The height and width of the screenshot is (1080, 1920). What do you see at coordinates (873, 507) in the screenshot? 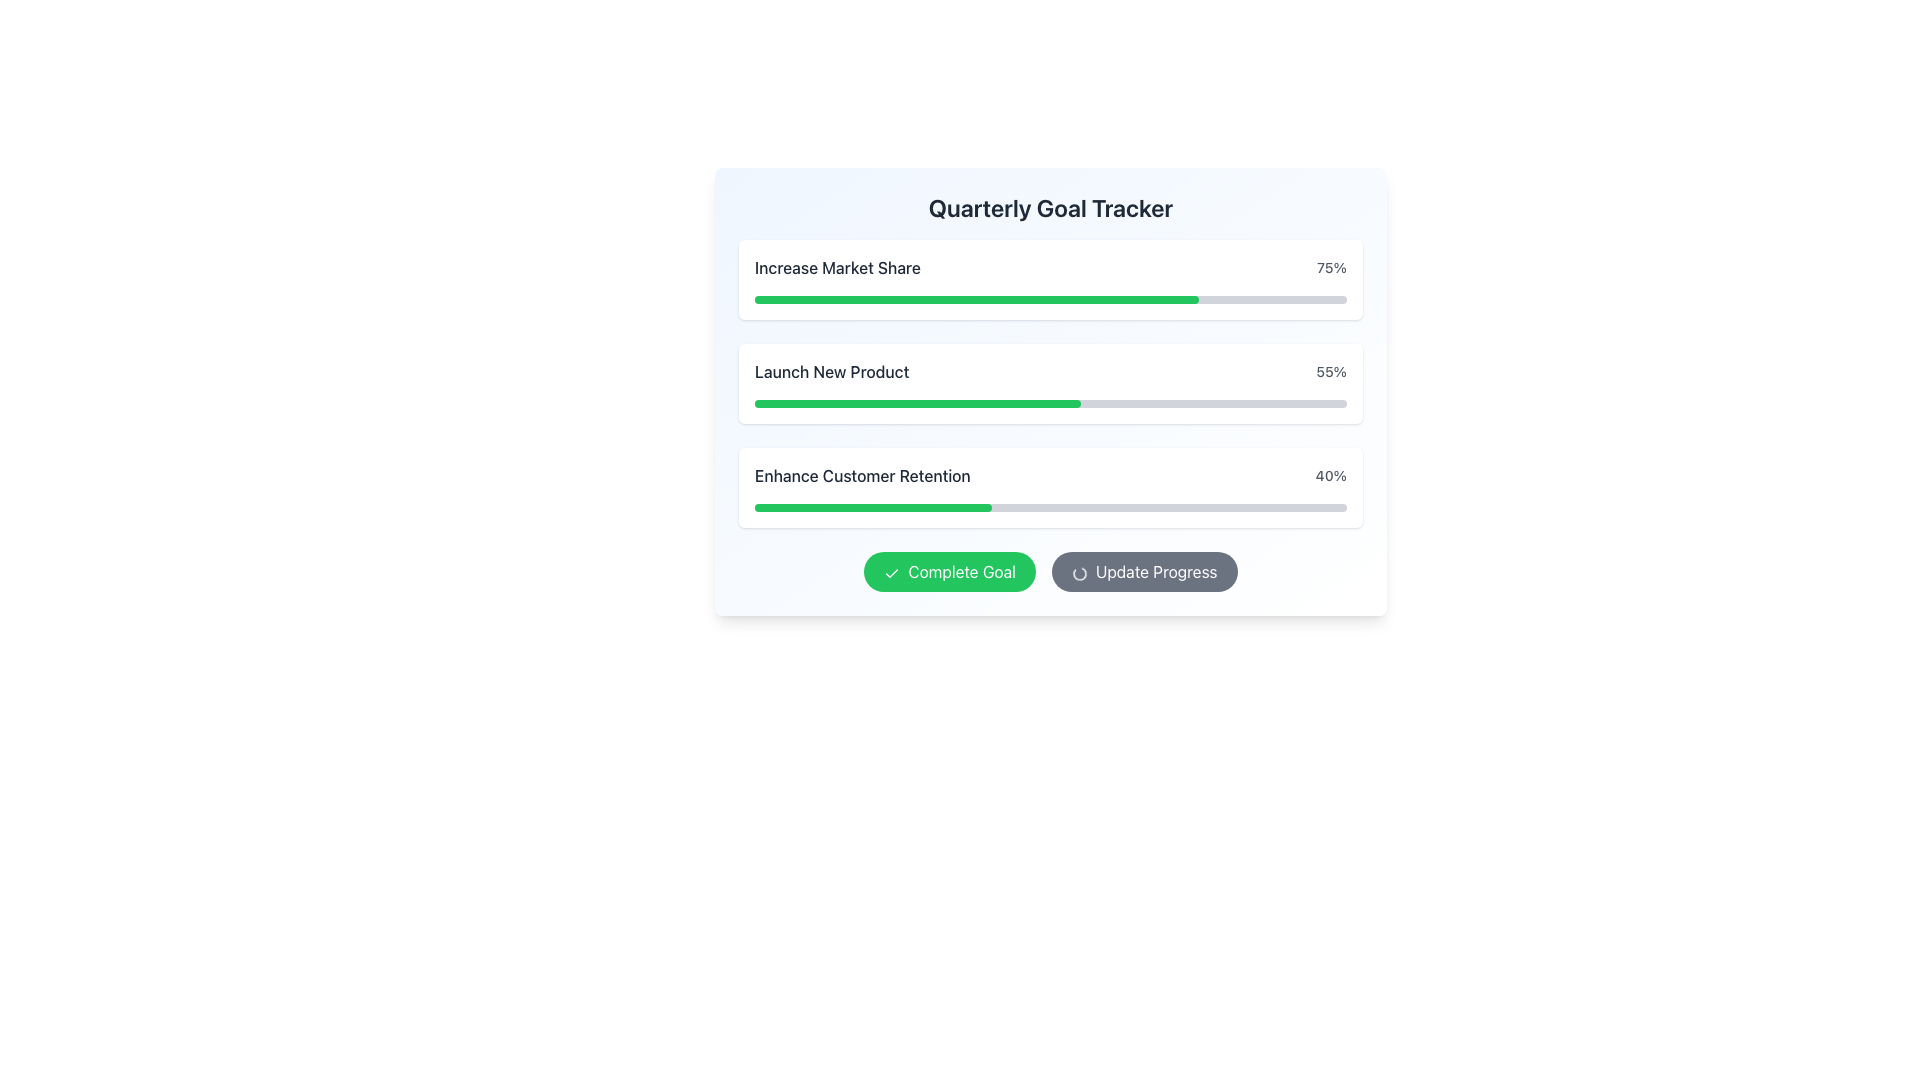
I see `the filled portion of the progress bar that represents 40% completion towards enhancing customer retention, located within the tracker titled 'Enhance Customer Retention'` at bounding box center [873, 507].